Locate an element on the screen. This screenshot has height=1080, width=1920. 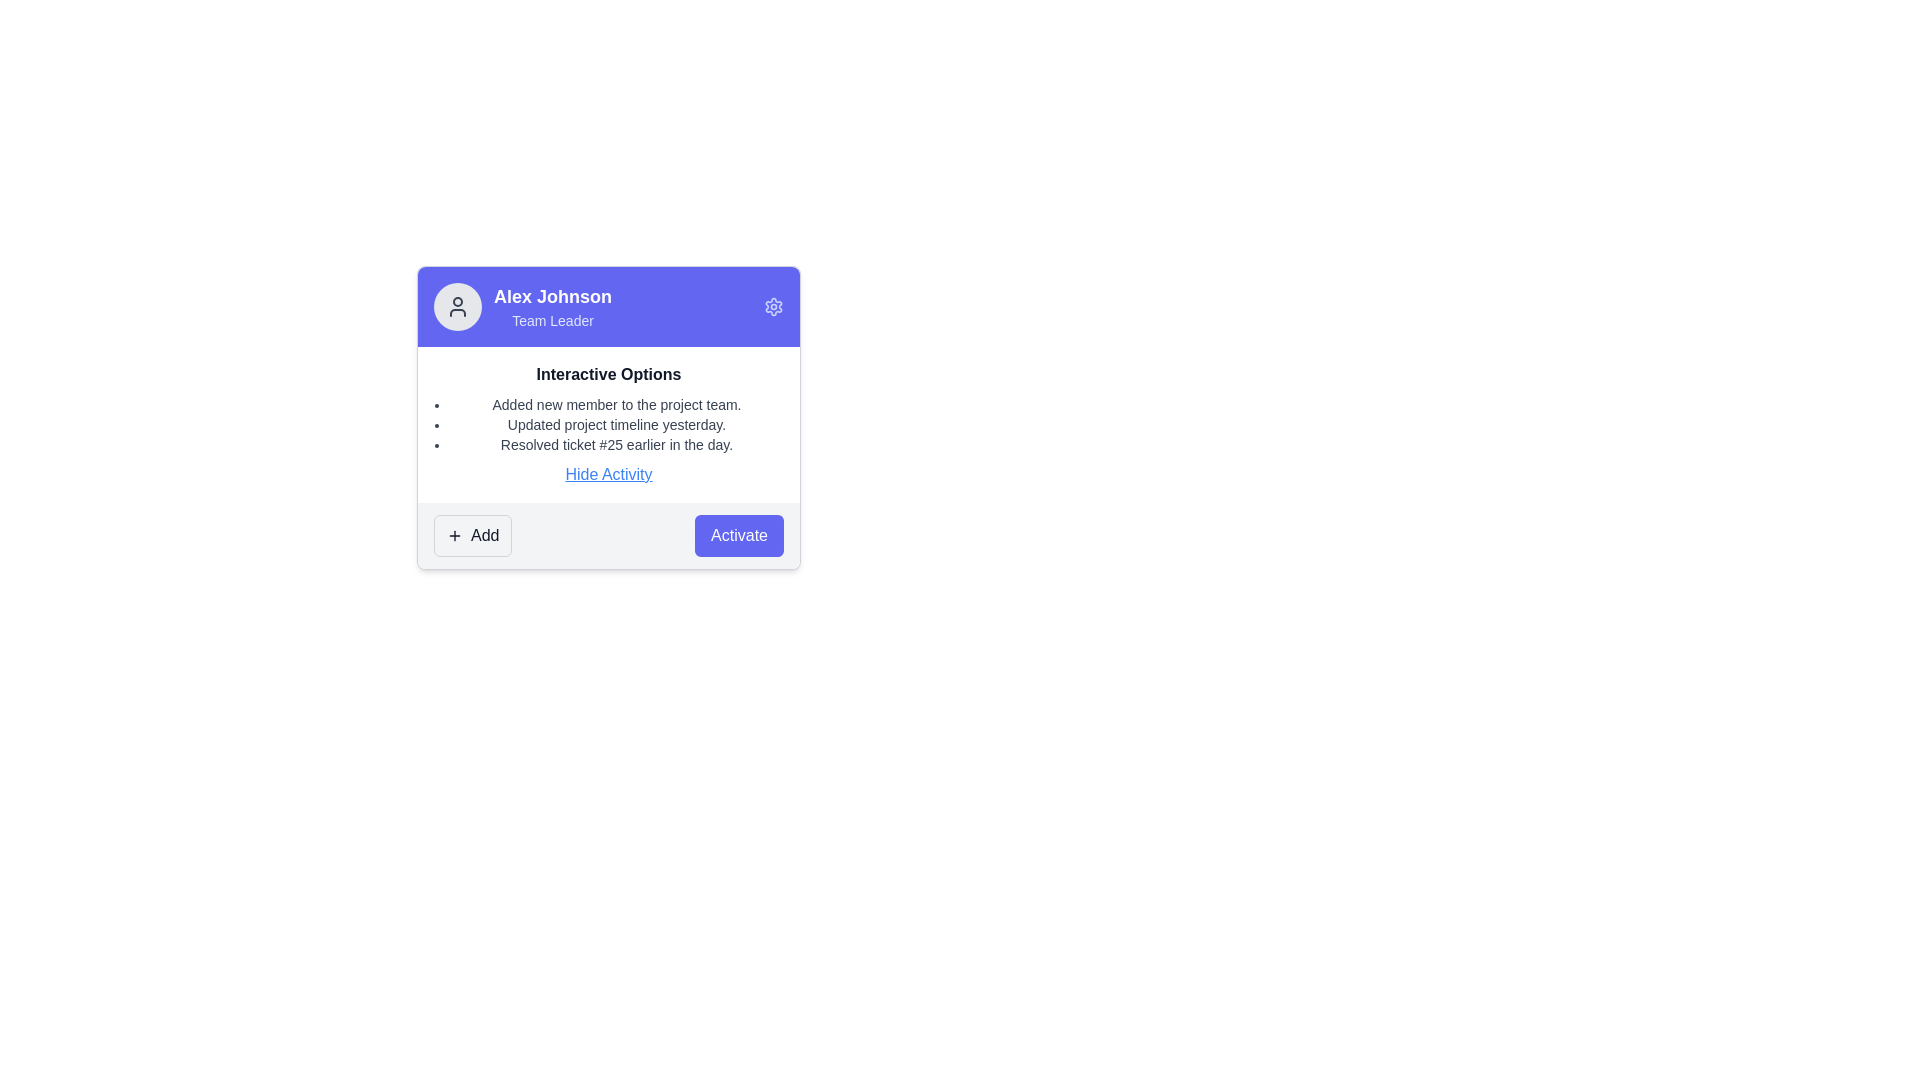
informational text element that indicates the addition of a new member to the project team, located in the 'Interactive Options' section of the user information card is located at coordinates (616, 405).